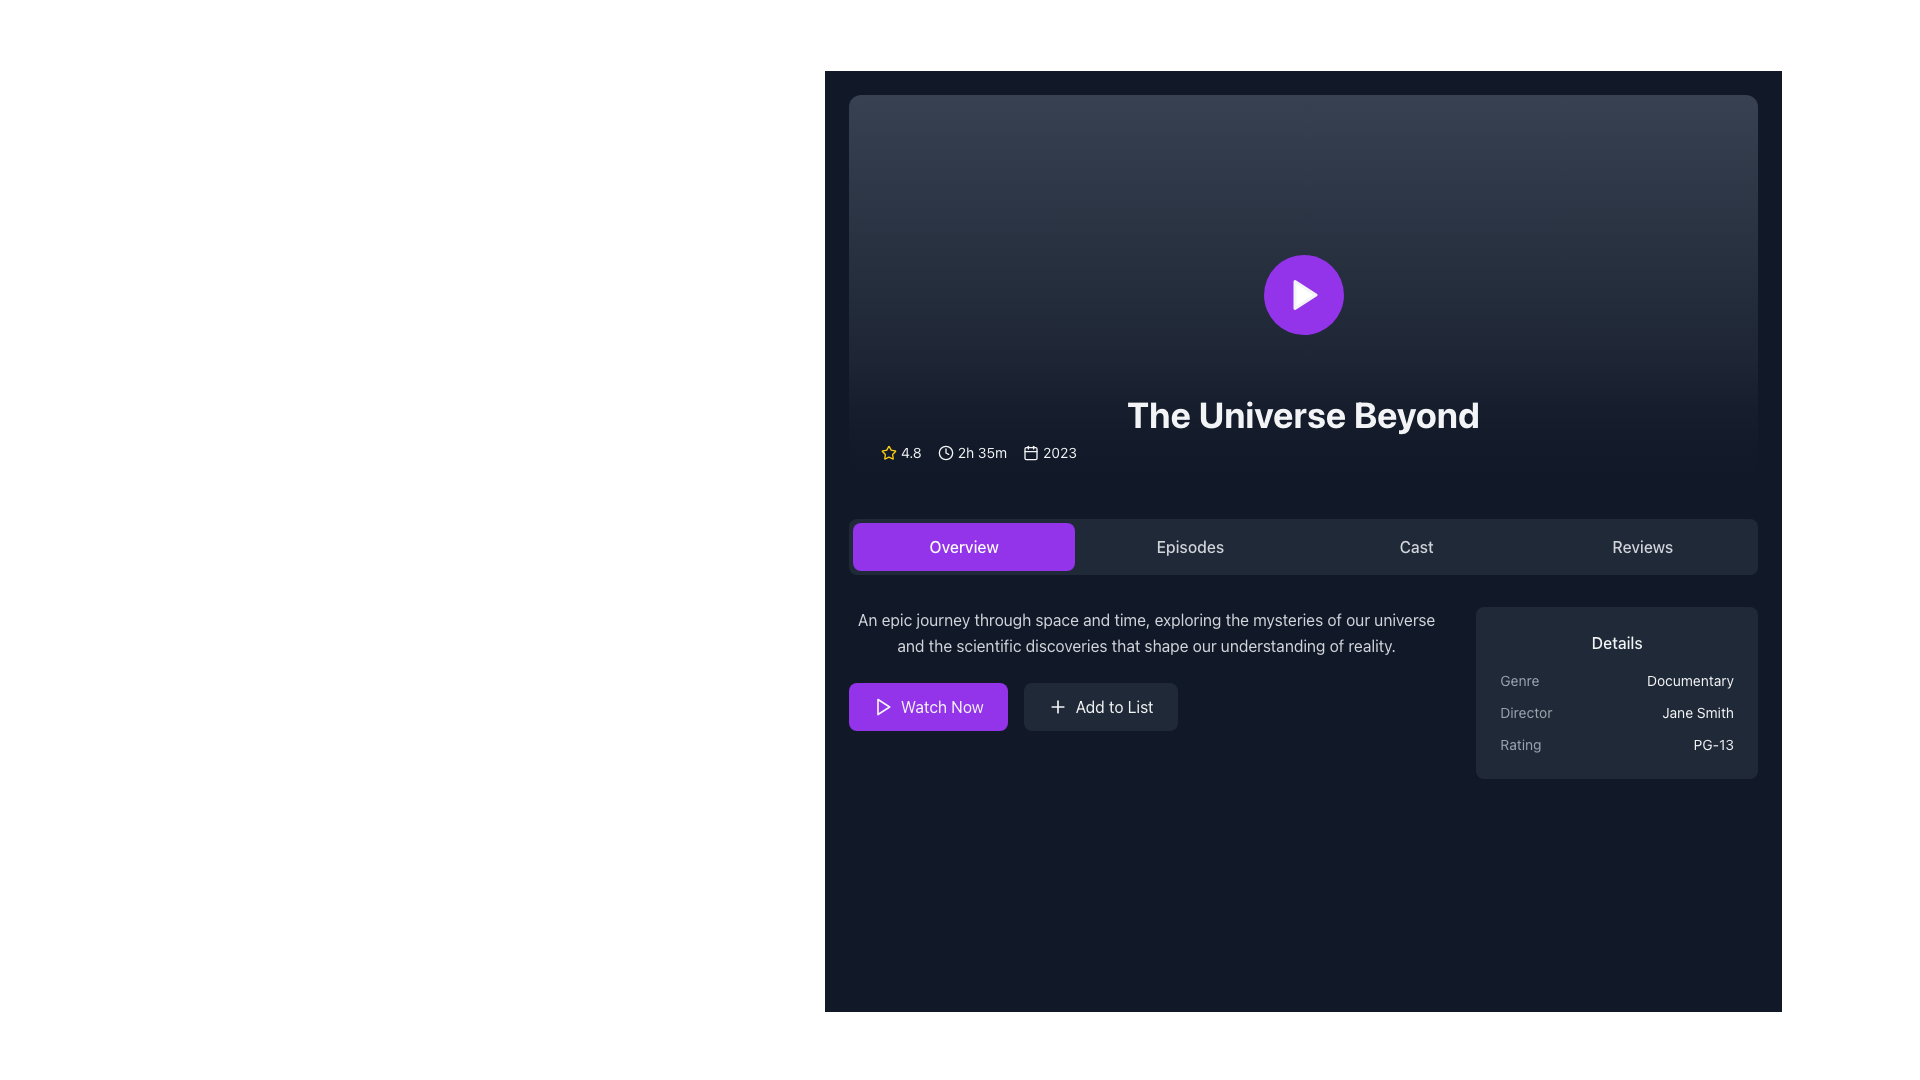  I want to click on the yellow star icon, which is a five-pointed shape with a hollow center, located in the top-left quadrant of the interface adjacent to the user's rating, so click(887, 452).